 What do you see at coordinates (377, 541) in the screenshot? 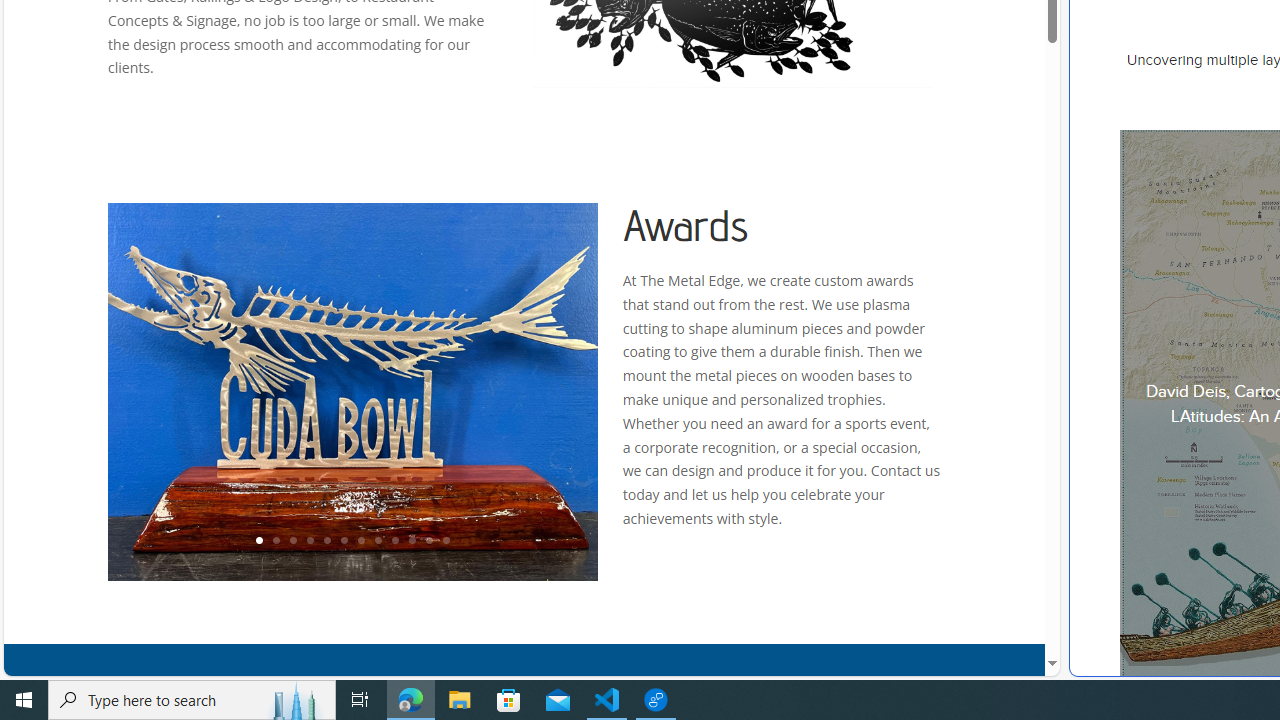
I see `'8'` at bounding box center [377, 541].